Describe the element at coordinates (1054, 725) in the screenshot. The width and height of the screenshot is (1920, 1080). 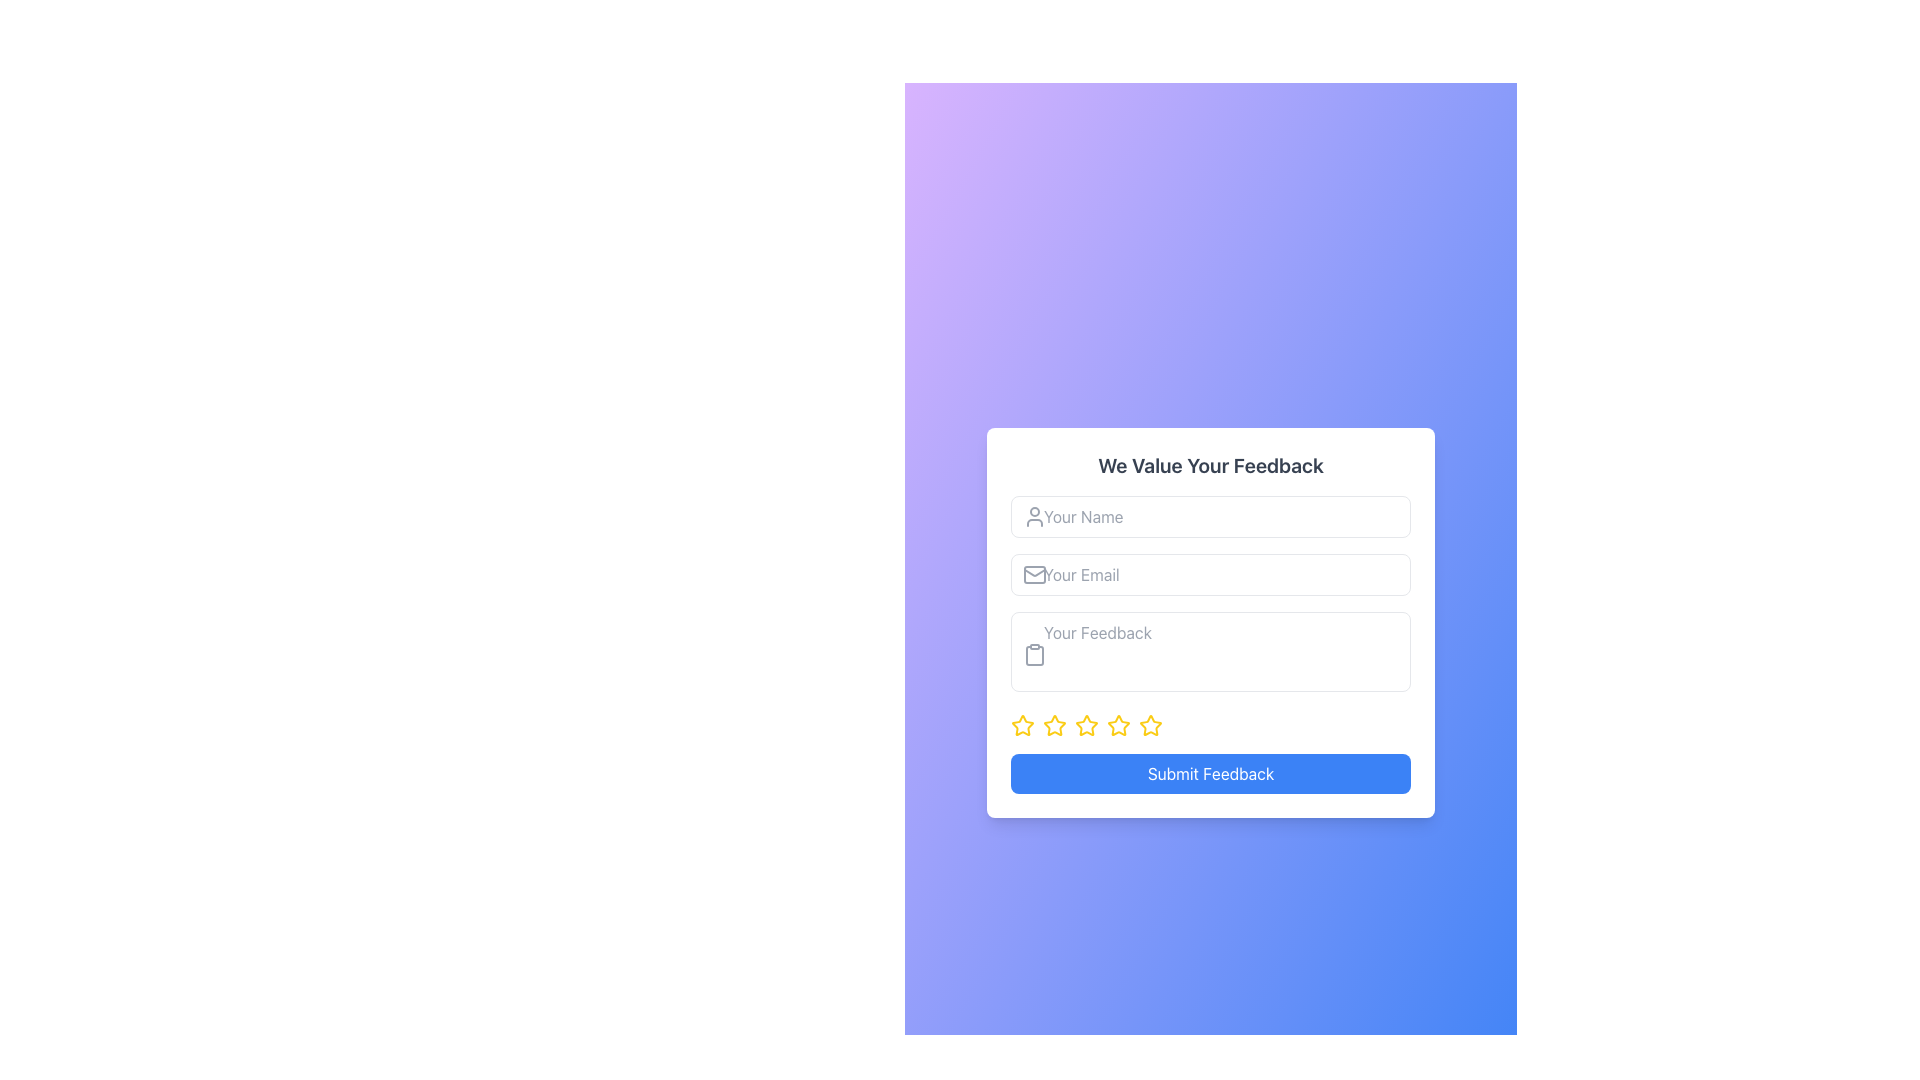
I see `the third rating star icon` at that location.